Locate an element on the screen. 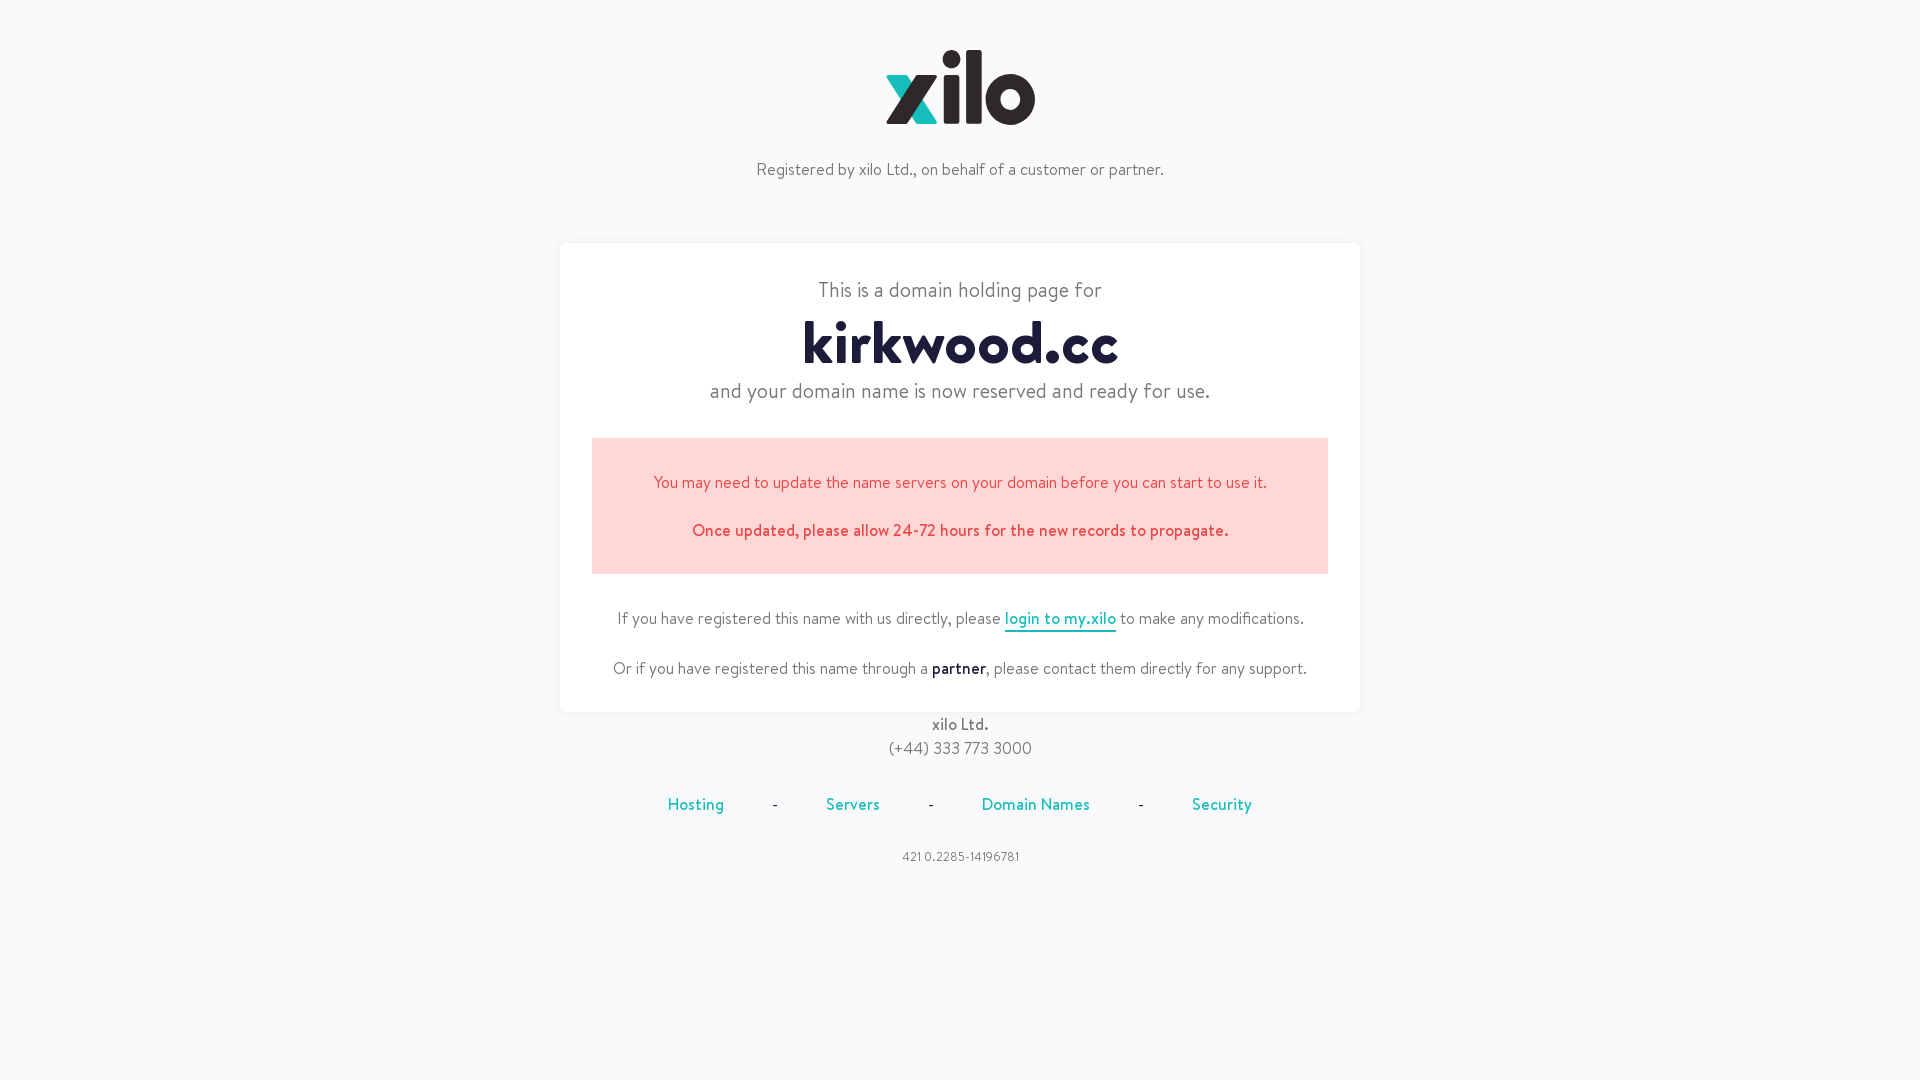  'Security' is located at coordinates (1221, 802).